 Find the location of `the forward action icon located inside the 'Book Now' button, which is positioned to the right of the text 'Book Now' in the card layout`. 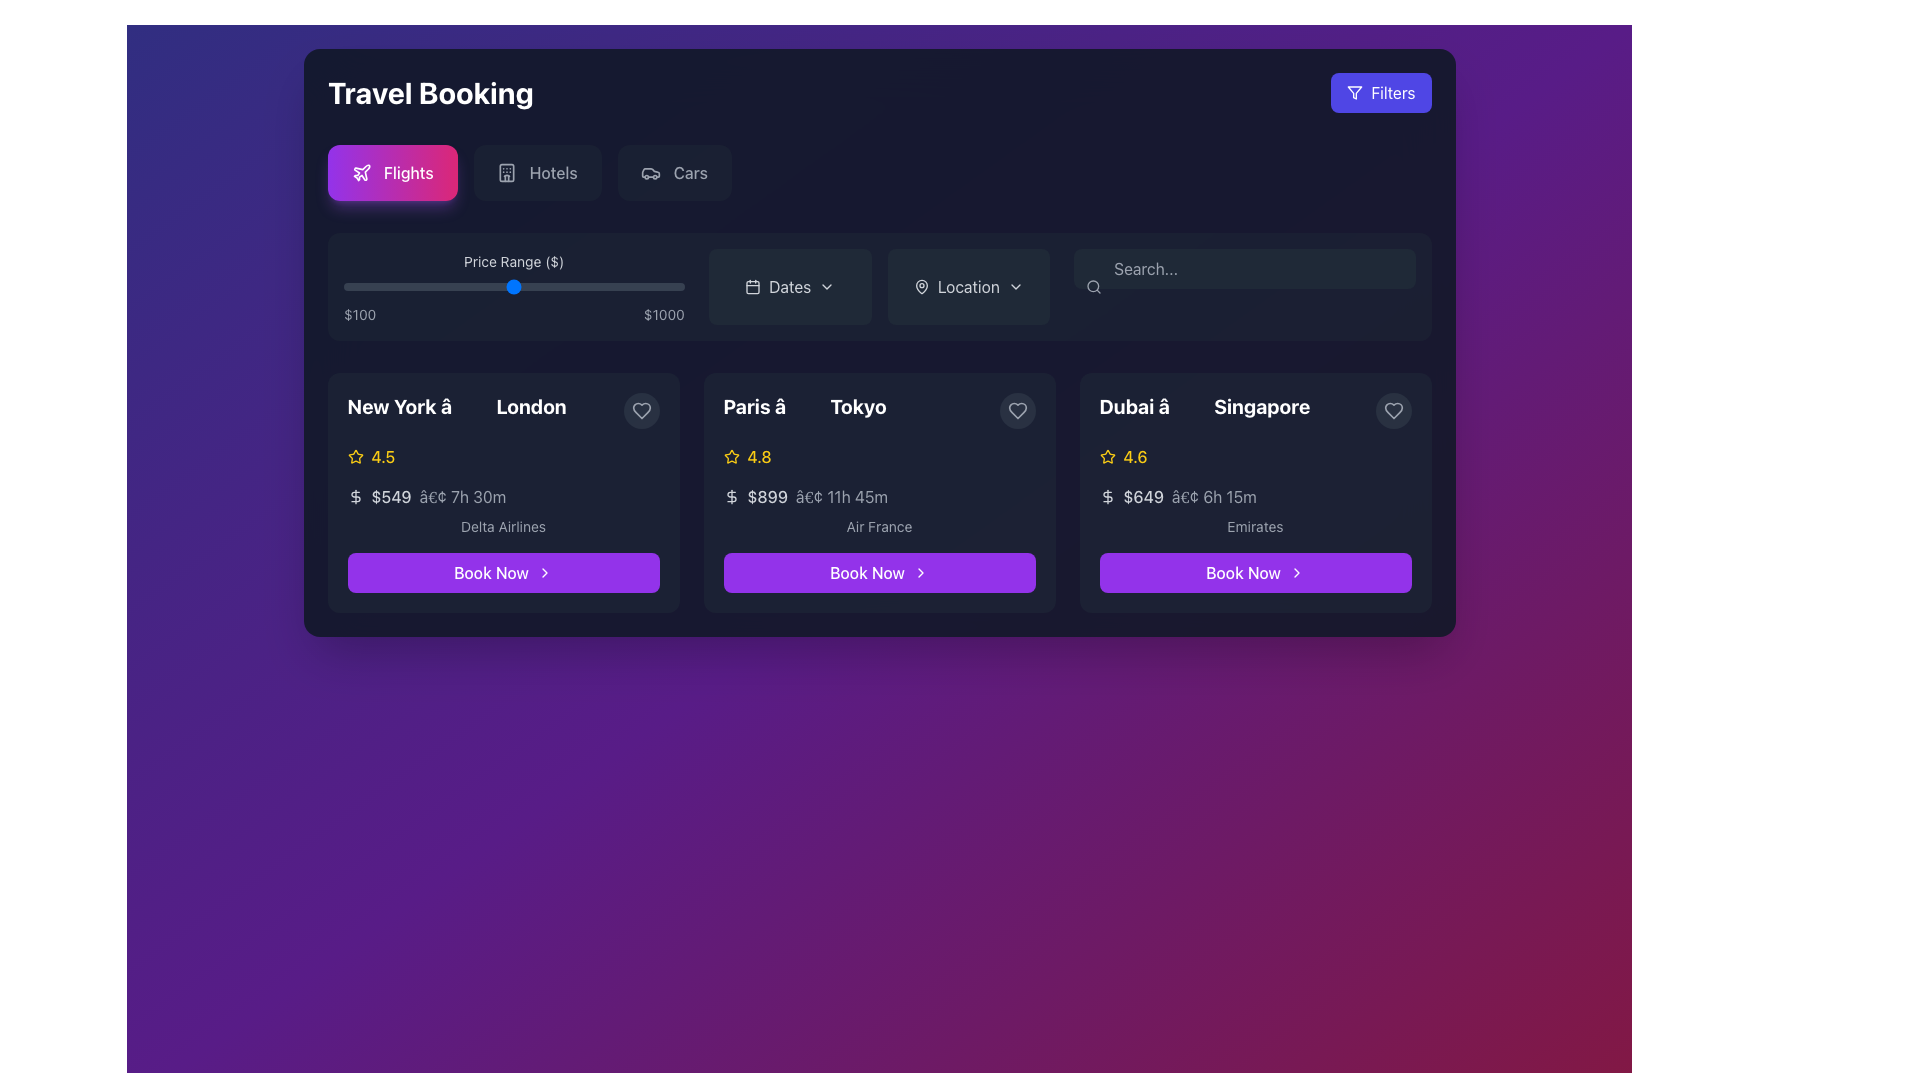

the forward action icon located inside the 'Book Now' button, which is positioned to the right of the text 'Book Now' in the card layout is located at coordinates (544, 573).